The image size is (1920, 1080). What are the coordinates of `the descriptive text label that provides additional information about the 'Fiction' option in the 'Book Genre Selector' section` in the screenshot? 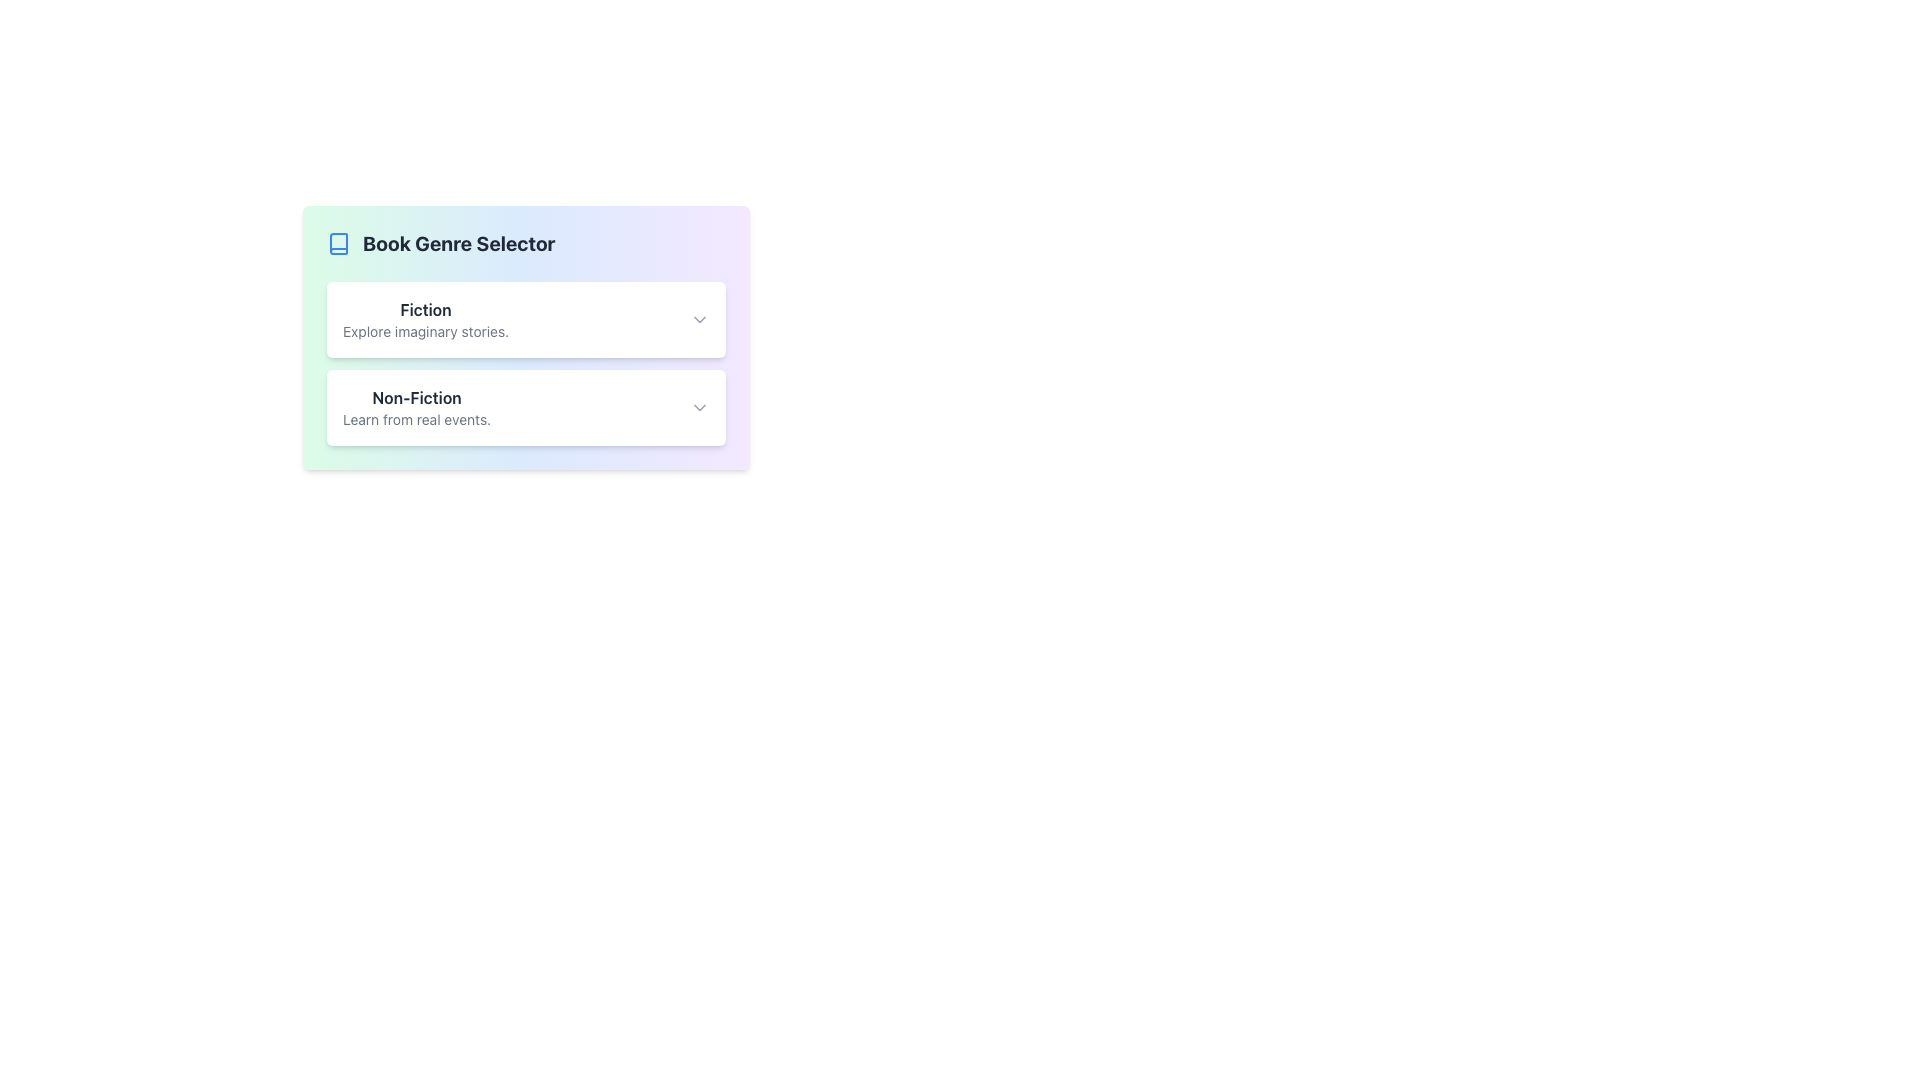 It's located at (425, 330).